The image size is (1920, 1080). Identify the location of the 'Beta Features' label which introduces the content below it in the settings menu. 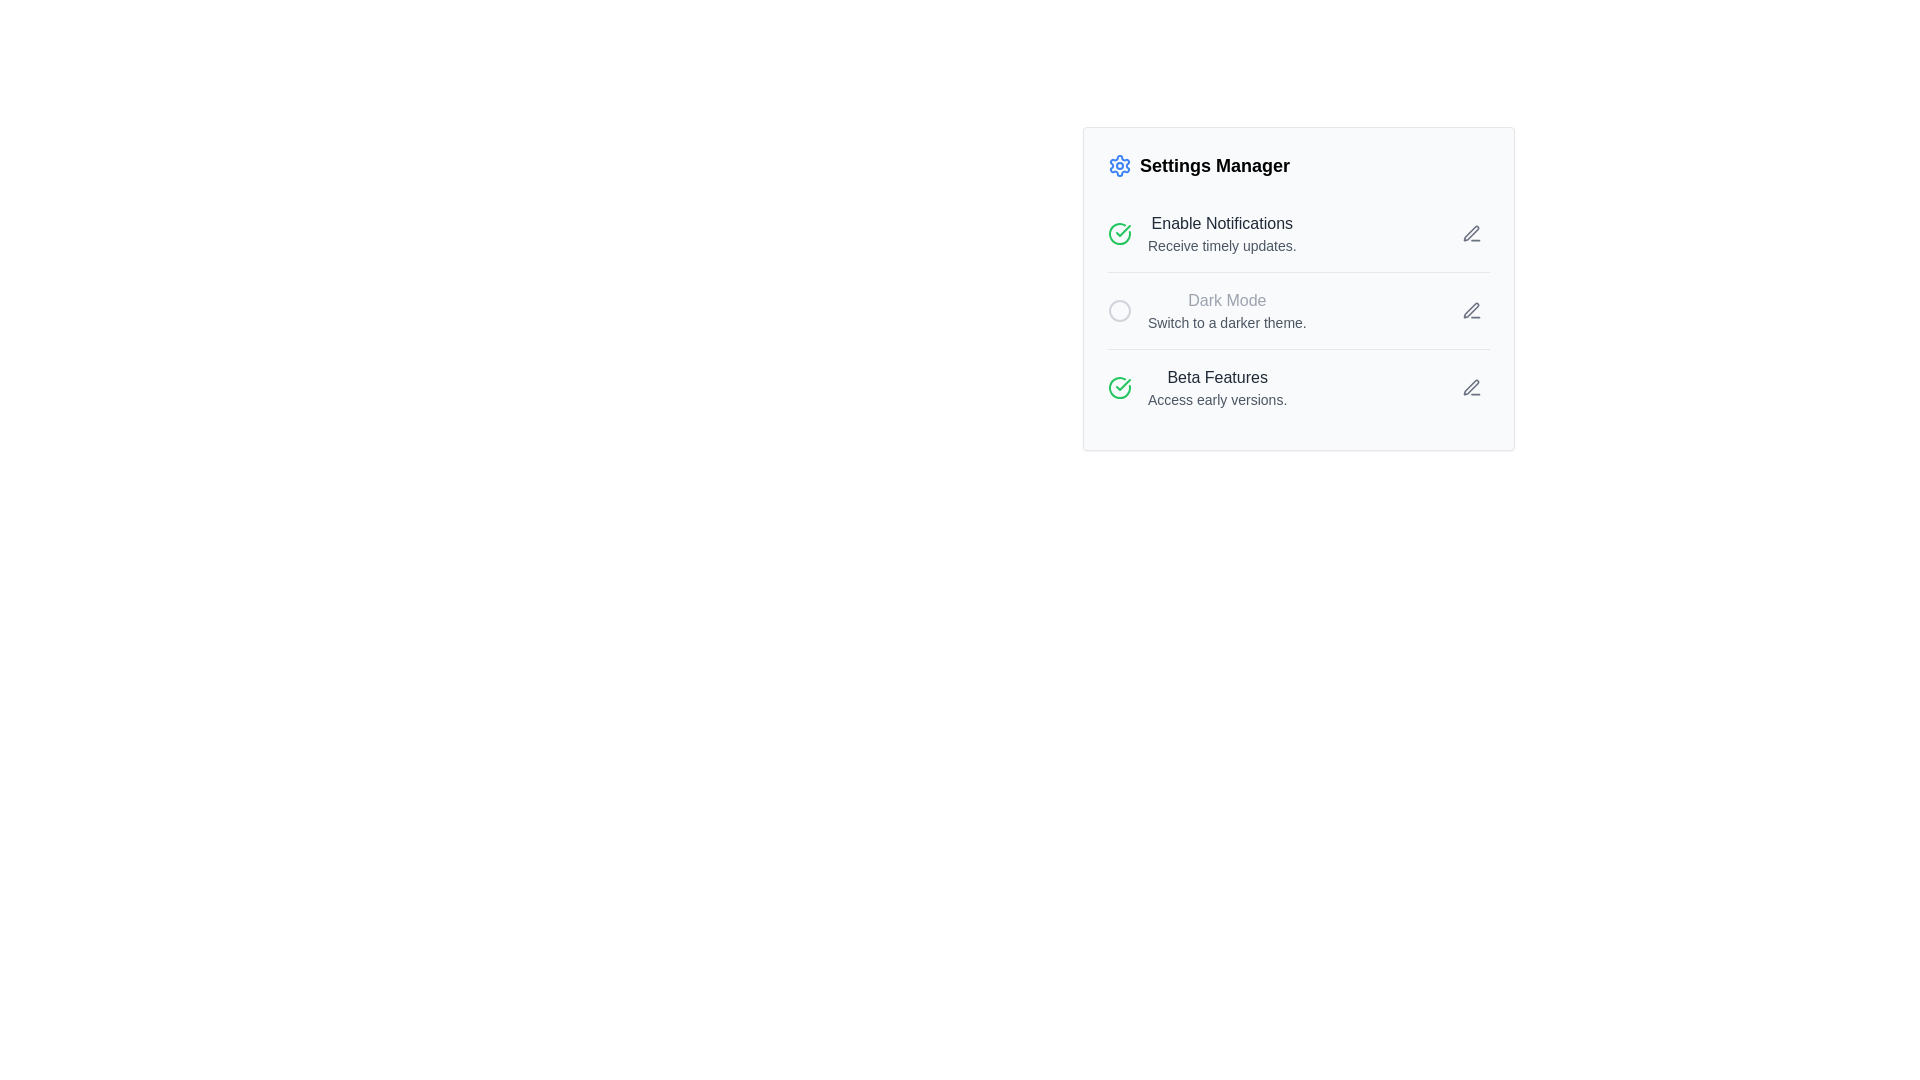
(1216, 378).